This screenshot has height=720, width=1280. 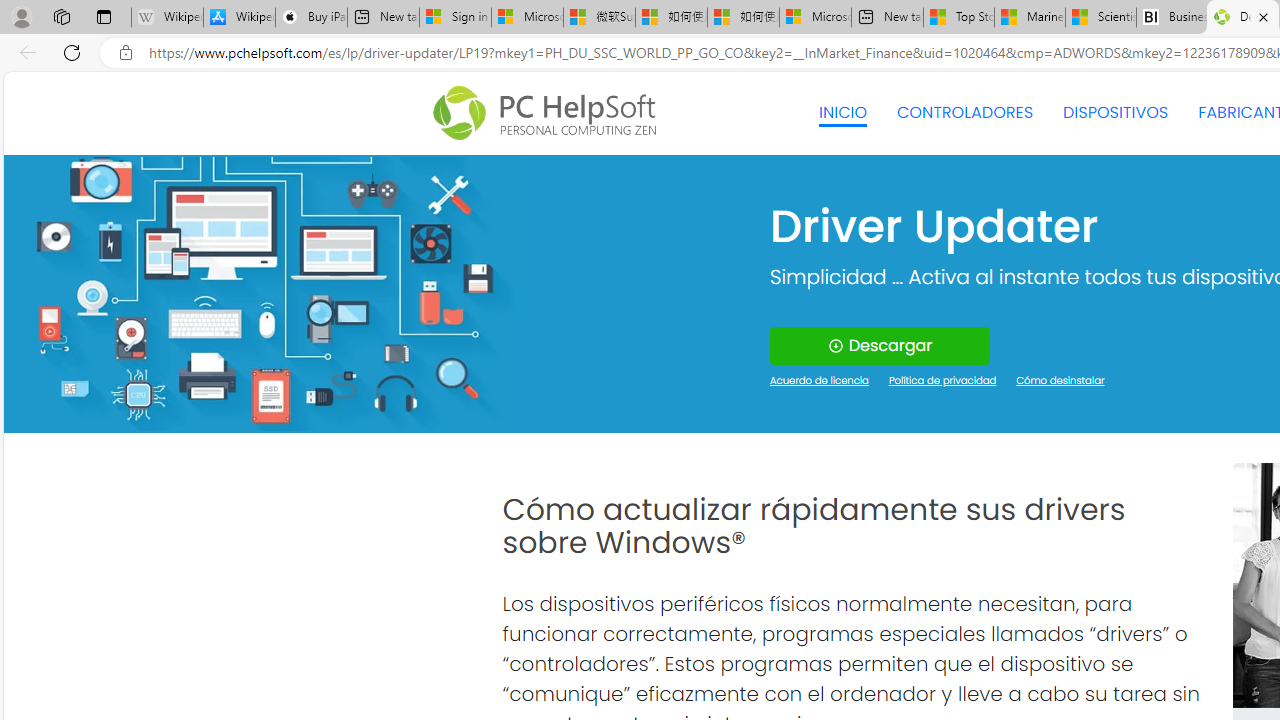 I want to click on 'Buy iPad - Apple', so click(x=310, y=17).